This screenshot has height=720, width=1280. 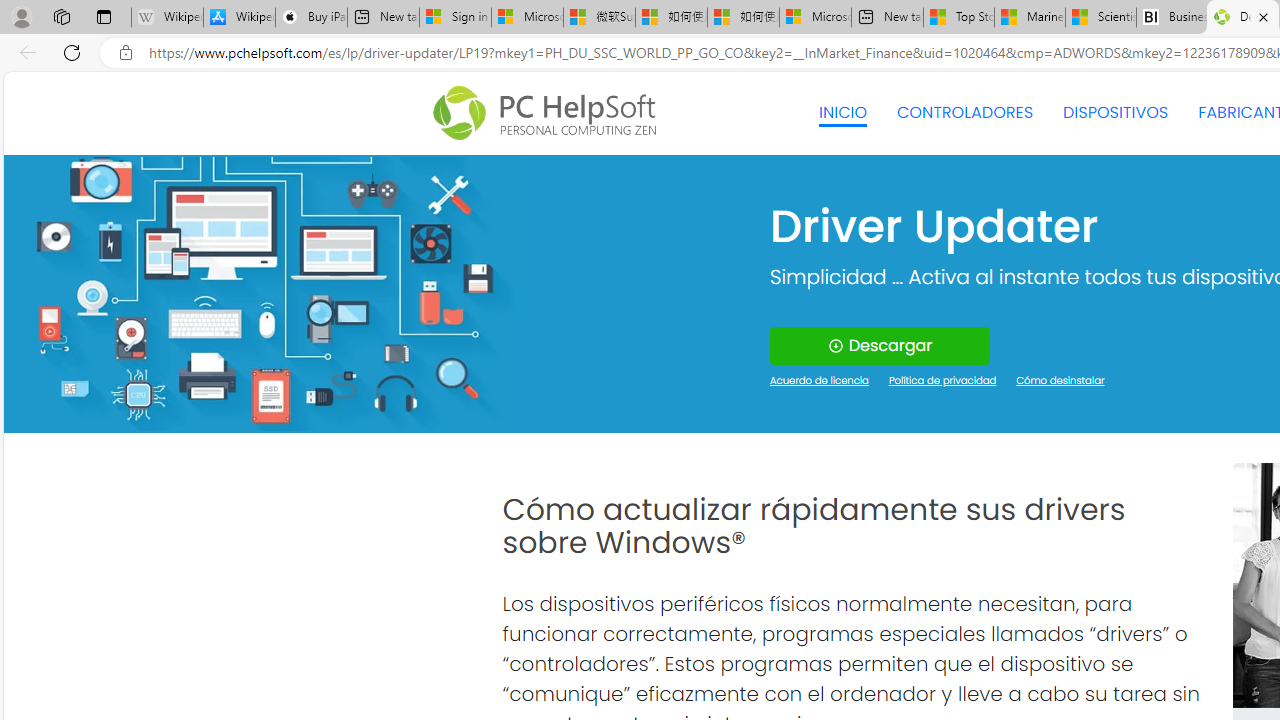 I want to click on 'Buy iPad - Apple', so click(x=310, y=17).